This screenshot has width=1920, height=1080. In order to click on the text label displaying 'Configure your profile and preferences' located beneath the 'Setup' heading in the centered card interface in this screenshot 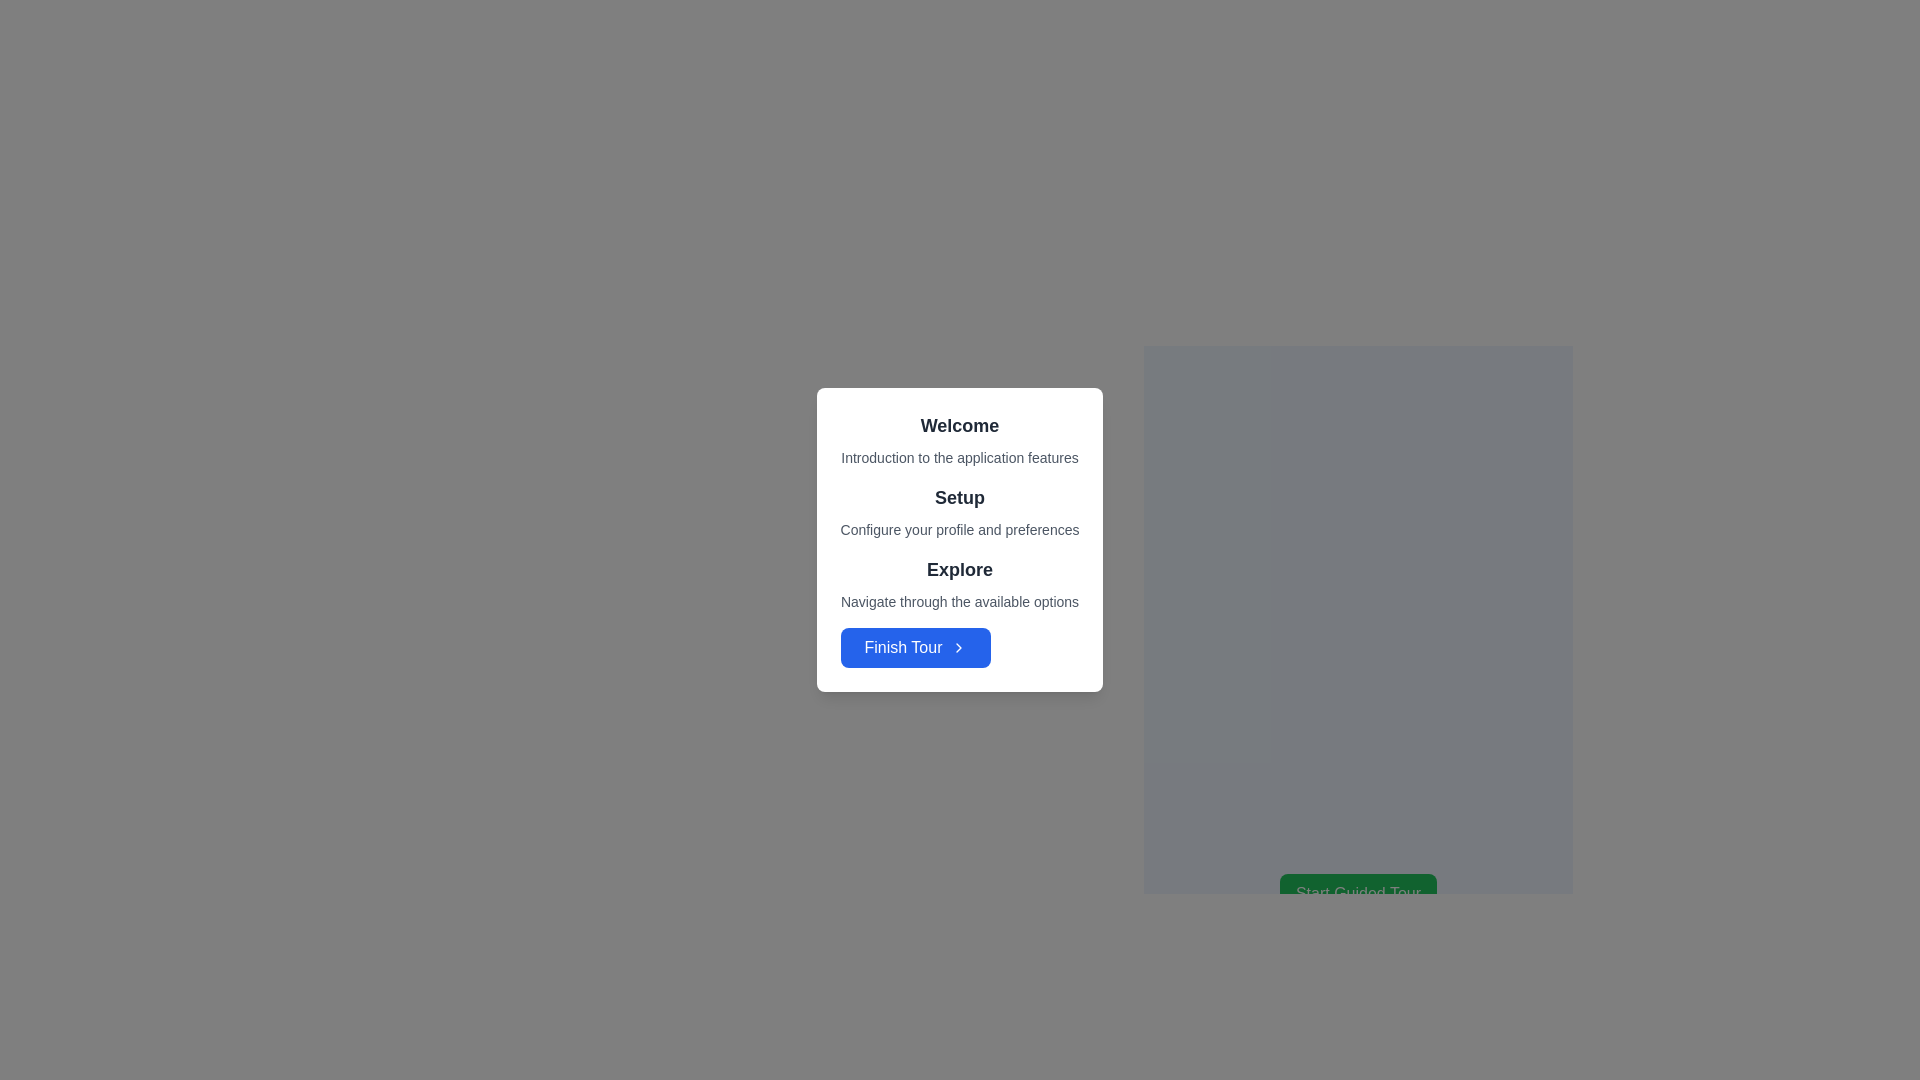, I will do `click(960, 528)`.